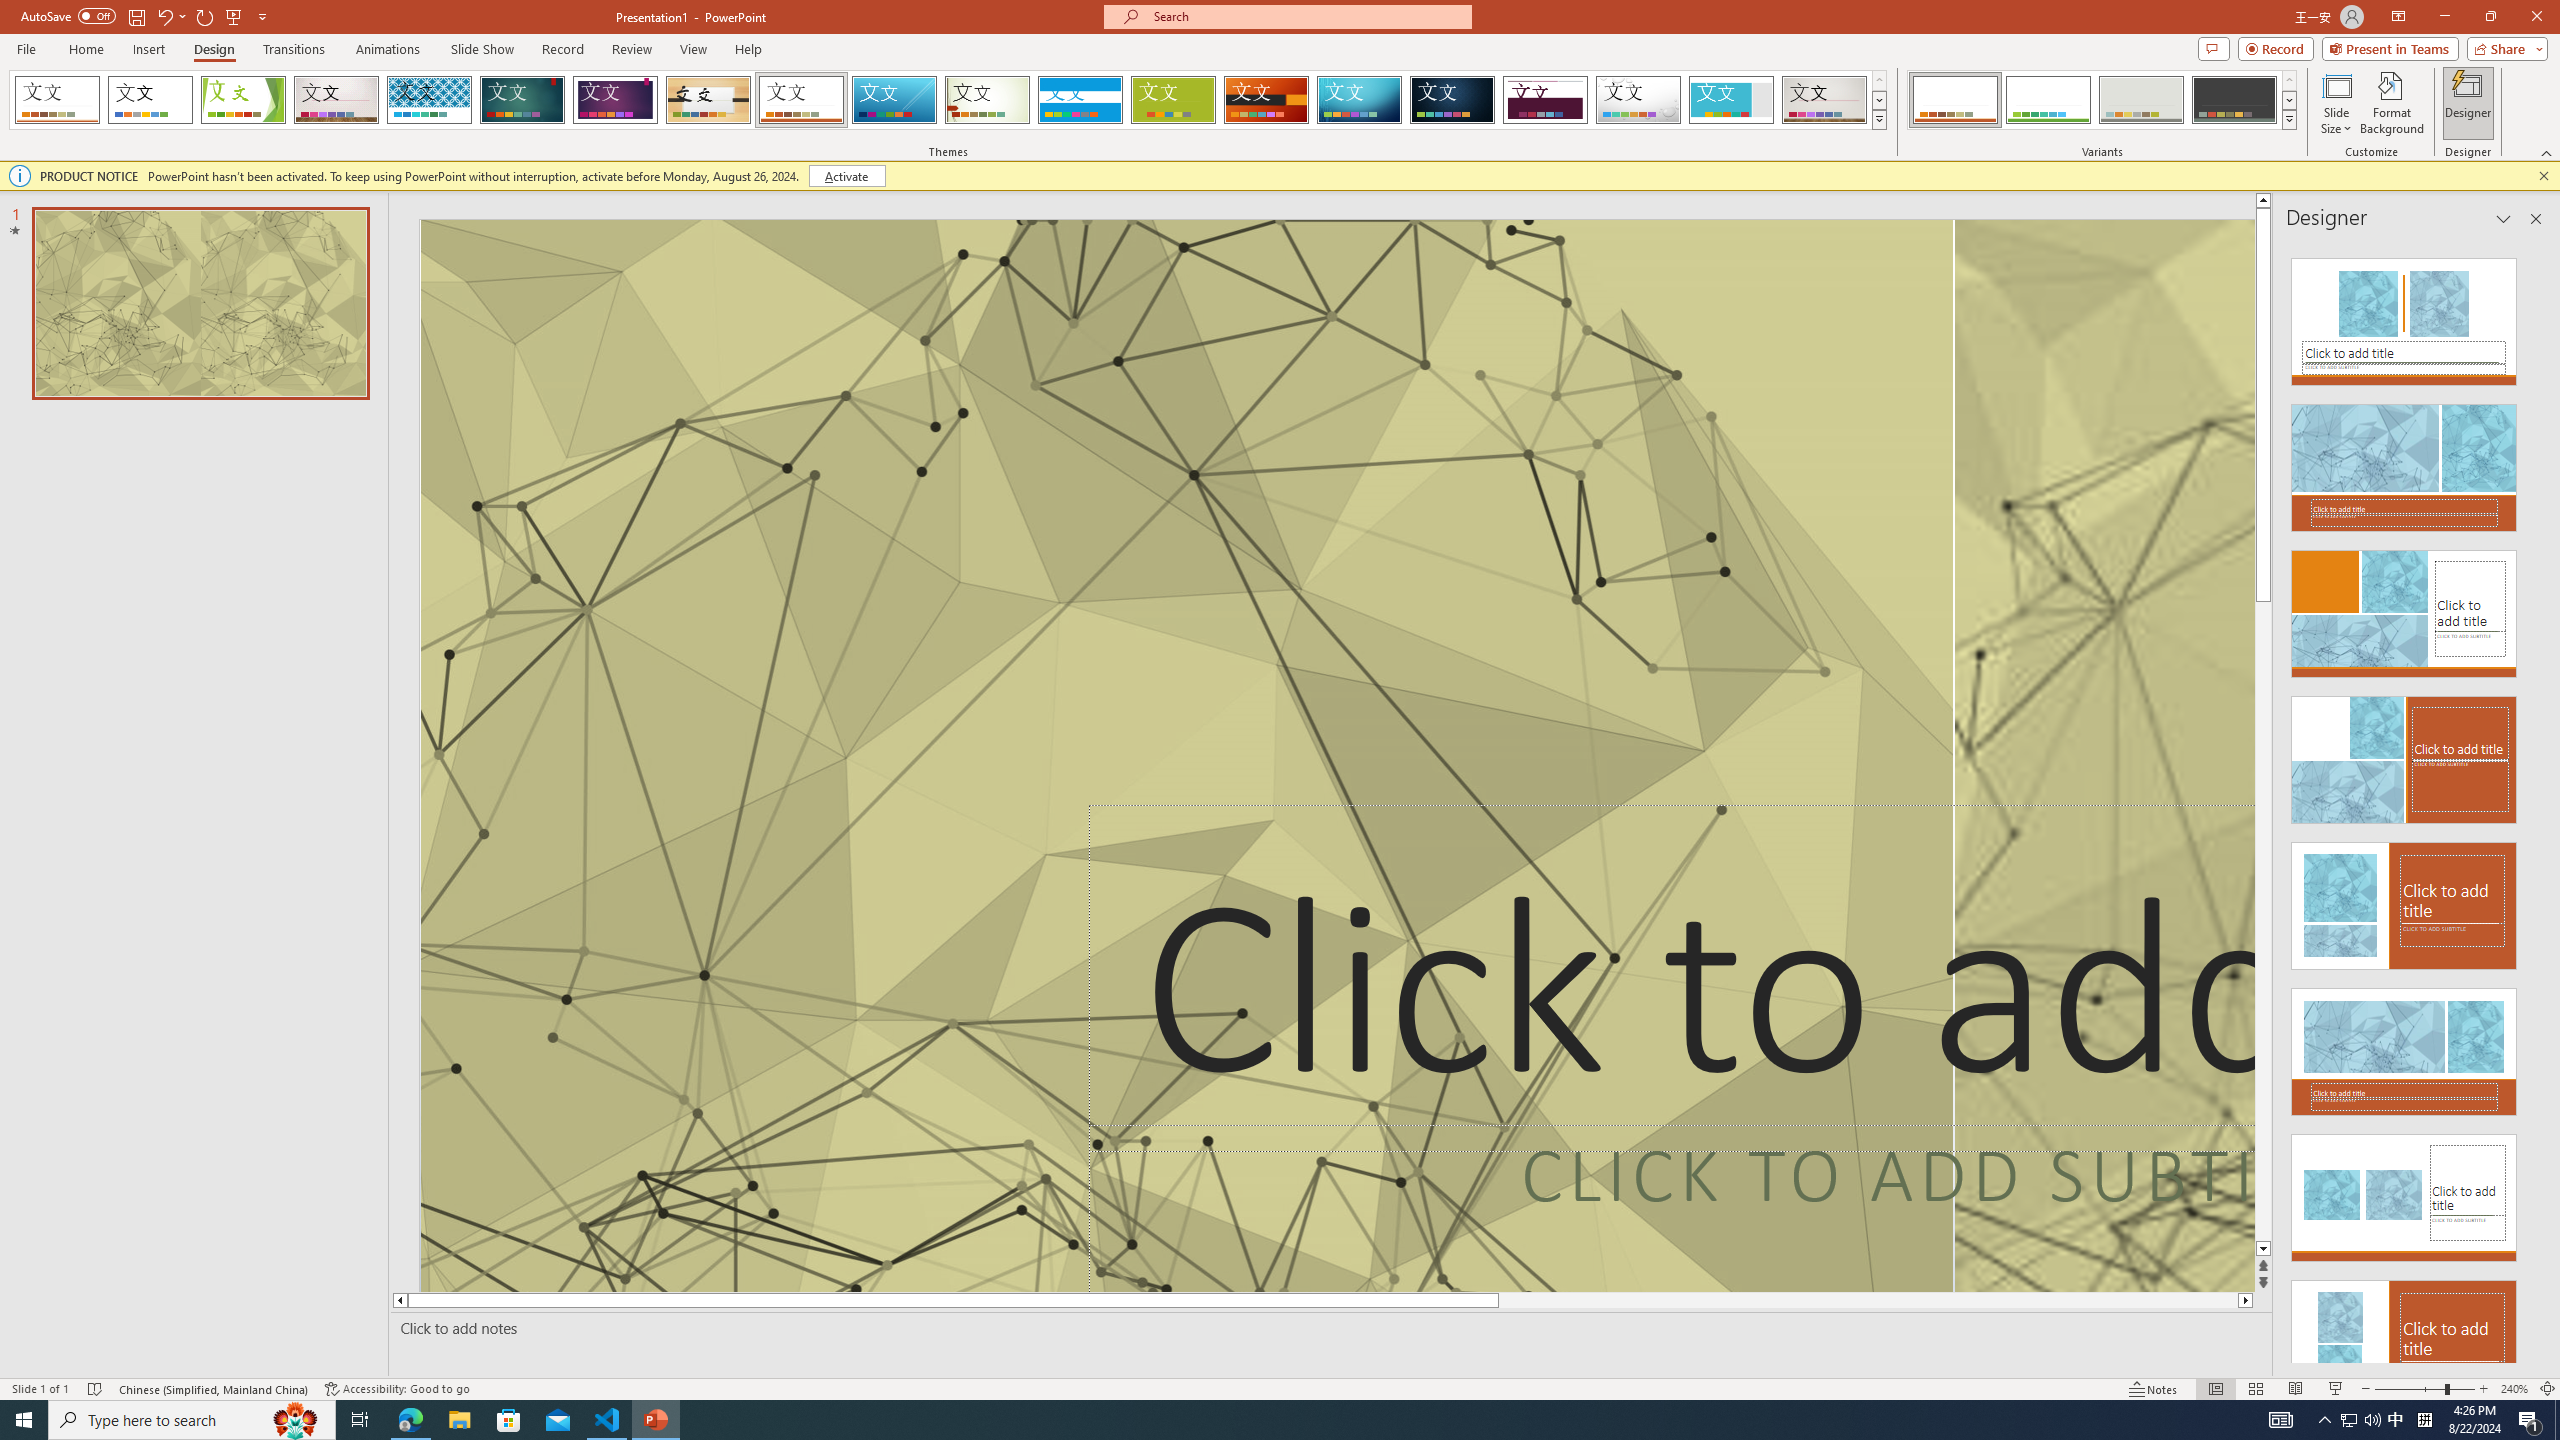  What do you see at coordinates (2543, 175) in the screenshot?
I see `'Close this message'` at bounding box center [2543, 175].